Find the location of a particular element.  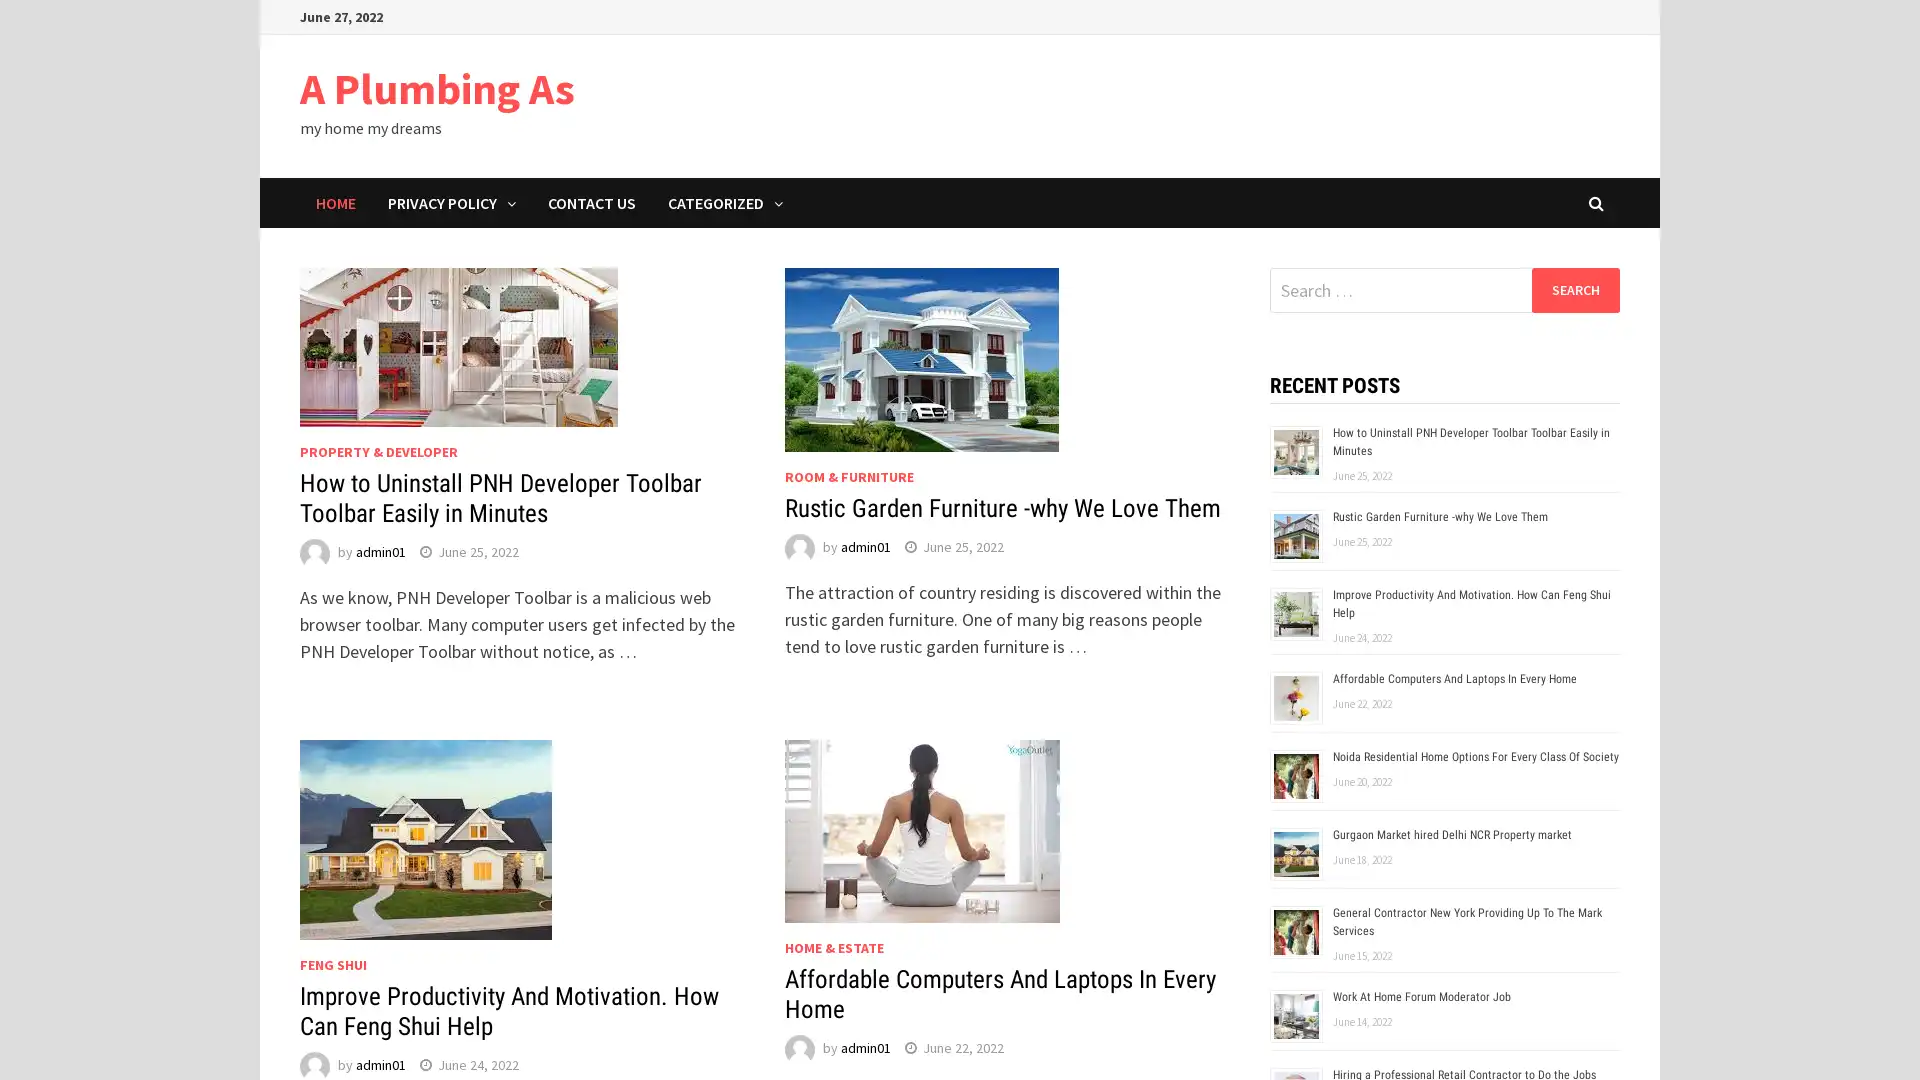

Search is located at coordinates (1574, 289).